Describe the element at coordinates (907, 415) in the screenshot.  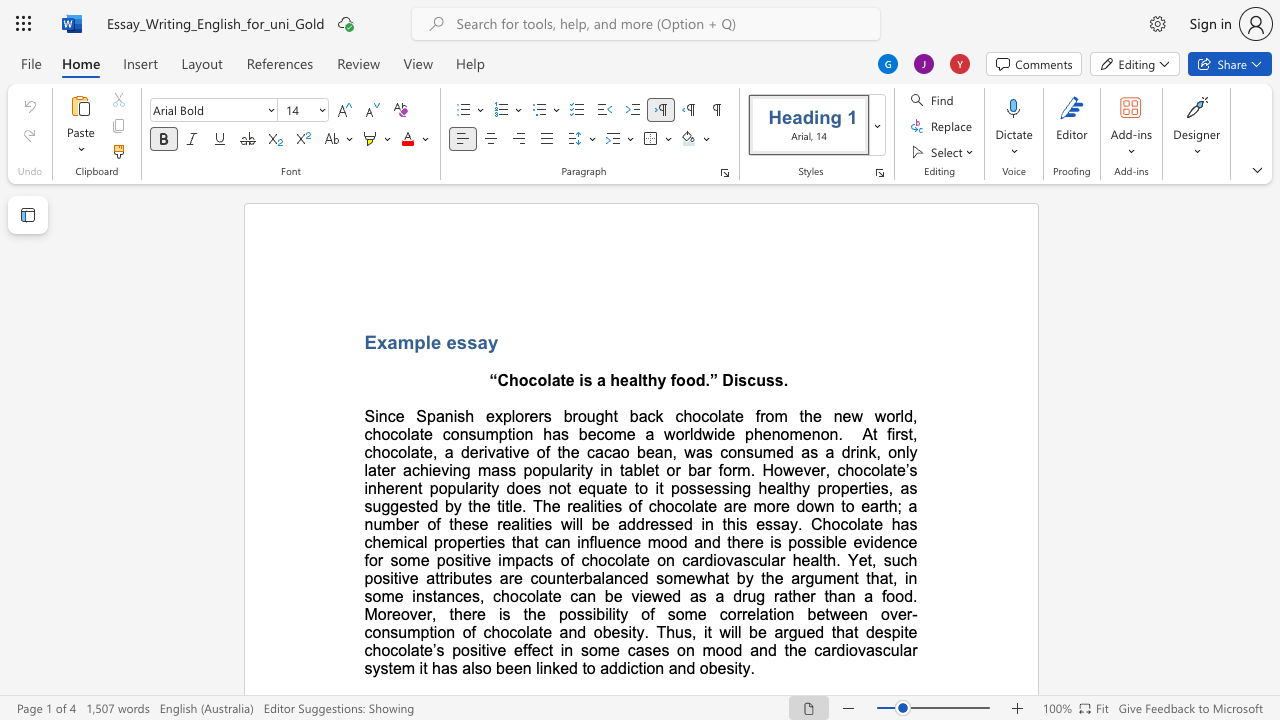
I see `the 1th character "d" in the text` at that location.